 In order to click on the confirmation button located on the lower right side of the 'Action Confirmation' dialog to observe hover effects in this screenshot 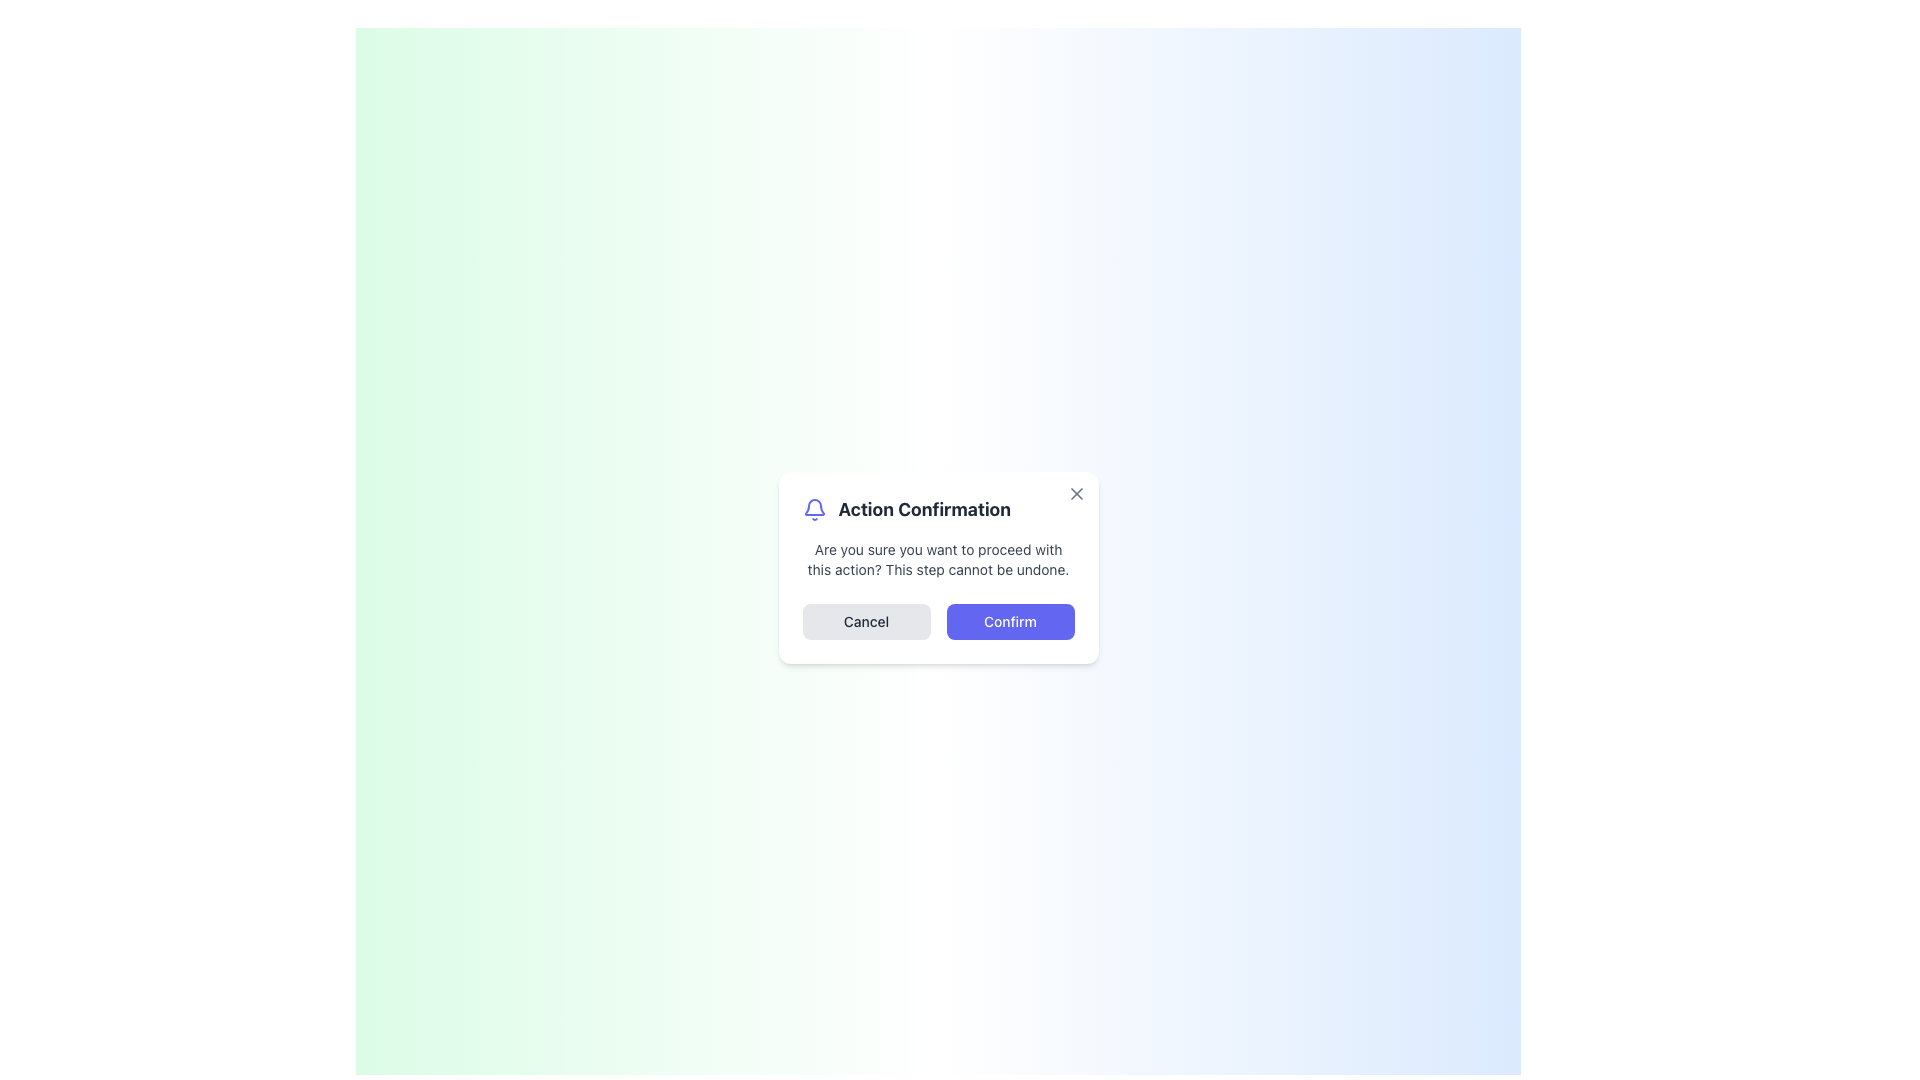, I will do `click(1010, 620)`.